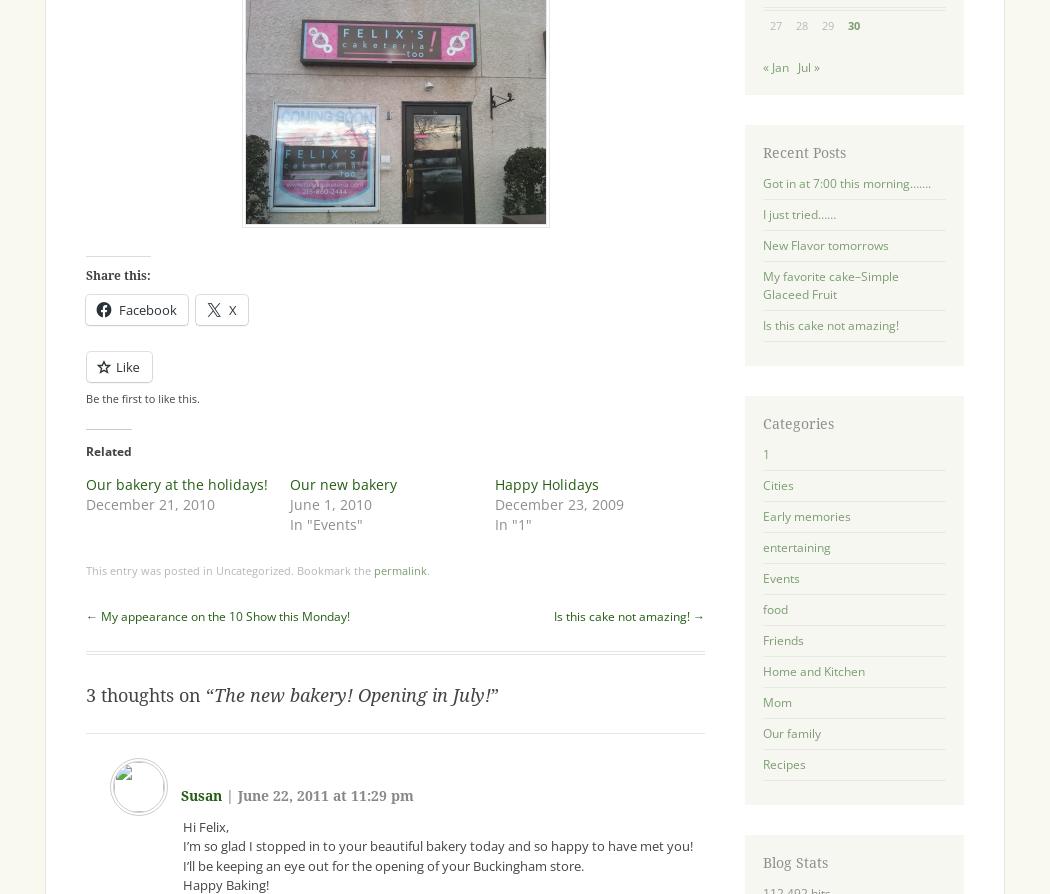  Describe the element at coordinates (776, 701) in the screenshot. I see `'Mom'` at that location.